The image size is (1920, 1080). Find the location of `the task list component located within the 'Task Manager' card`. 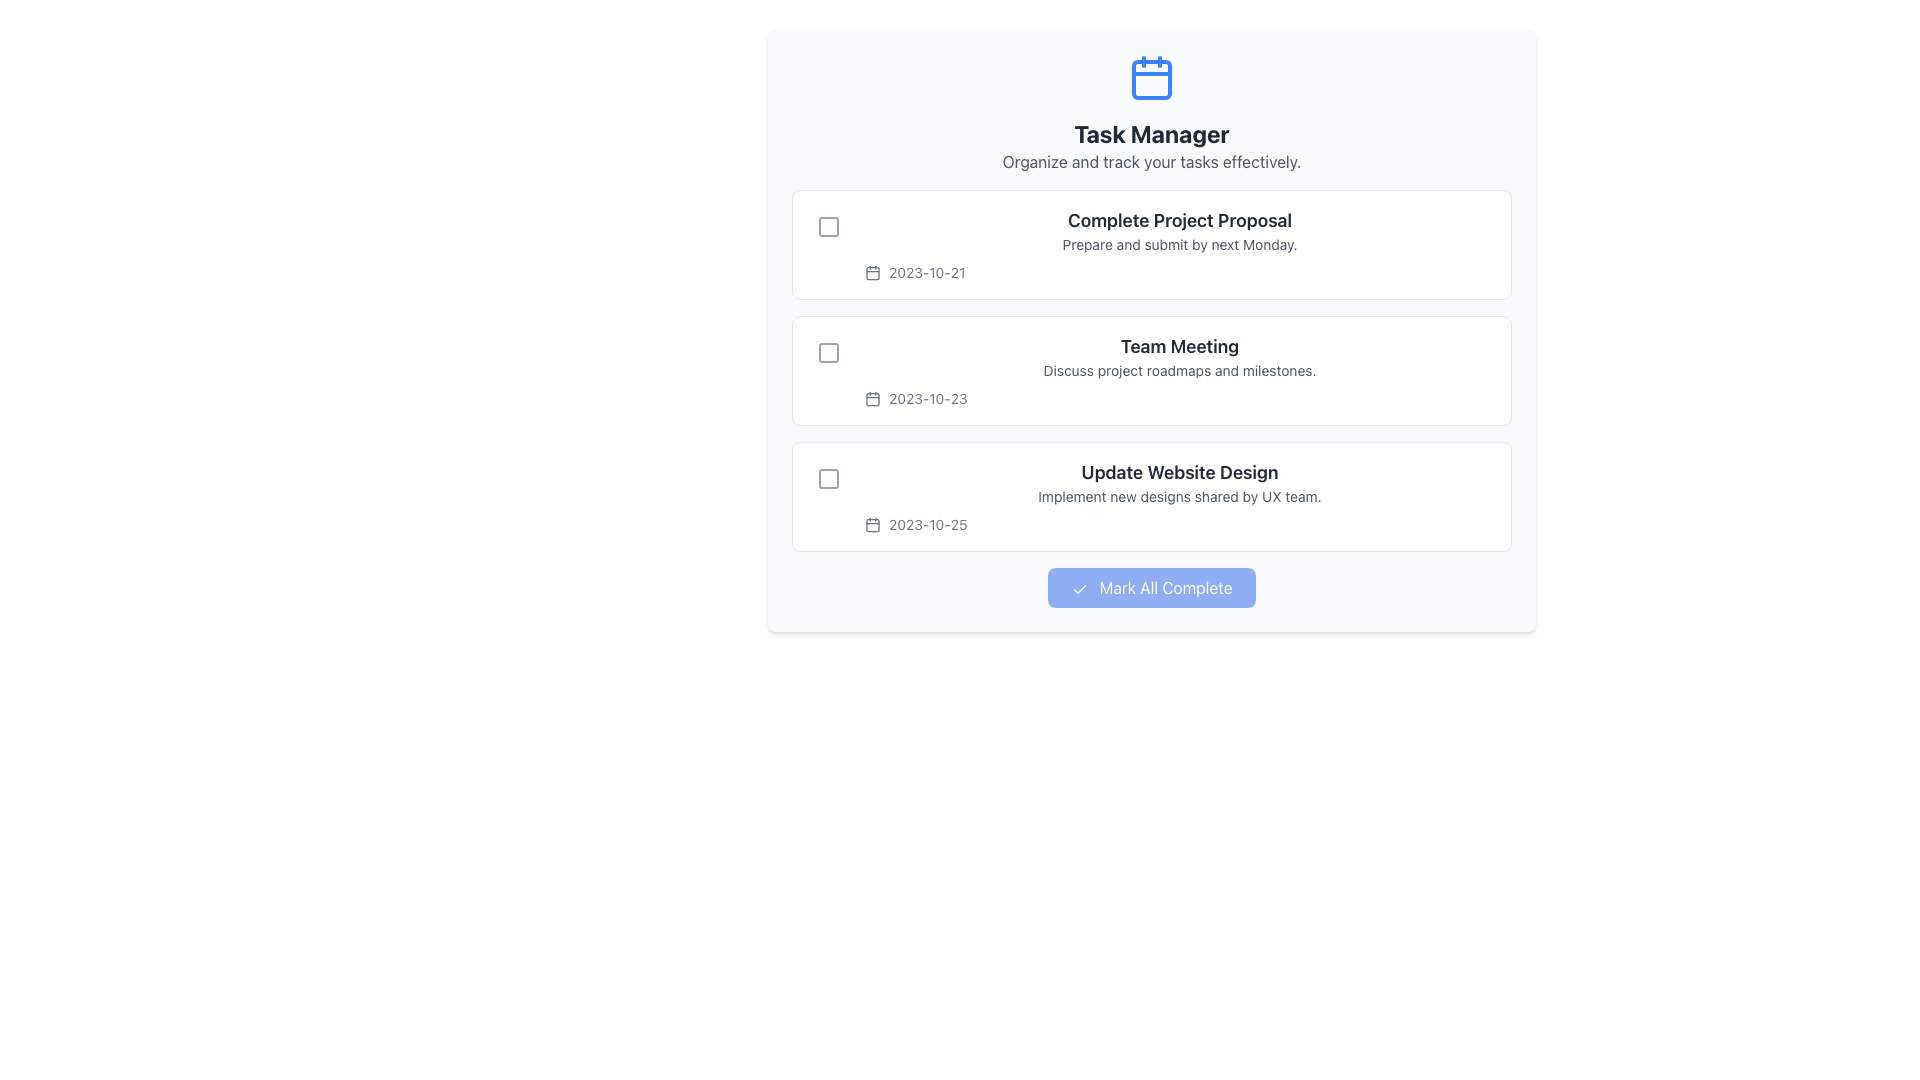

the task list component located within the 'Task Manager' card is located at coordinates (1152, 370).